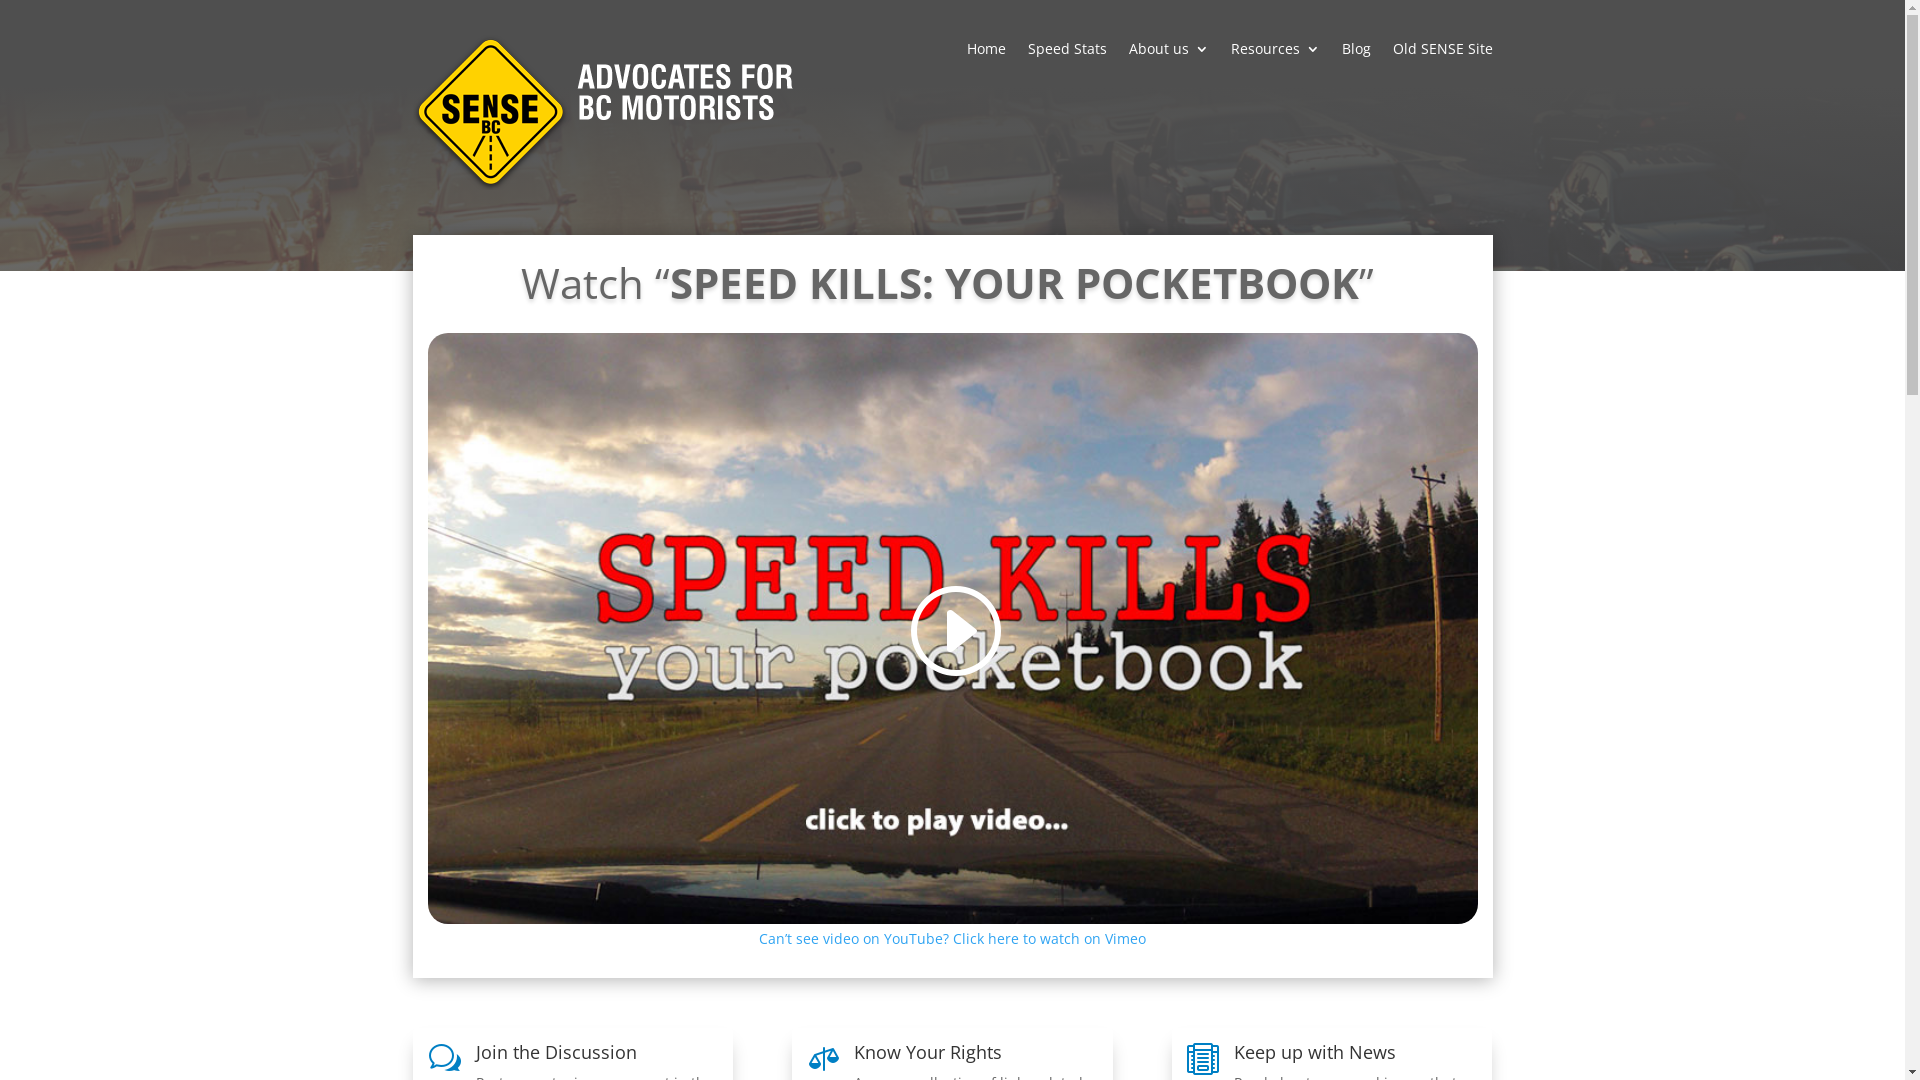 The width and height of the screenshot is (1920, 1080). I want to click on 'Blog', so click(1356, 62).